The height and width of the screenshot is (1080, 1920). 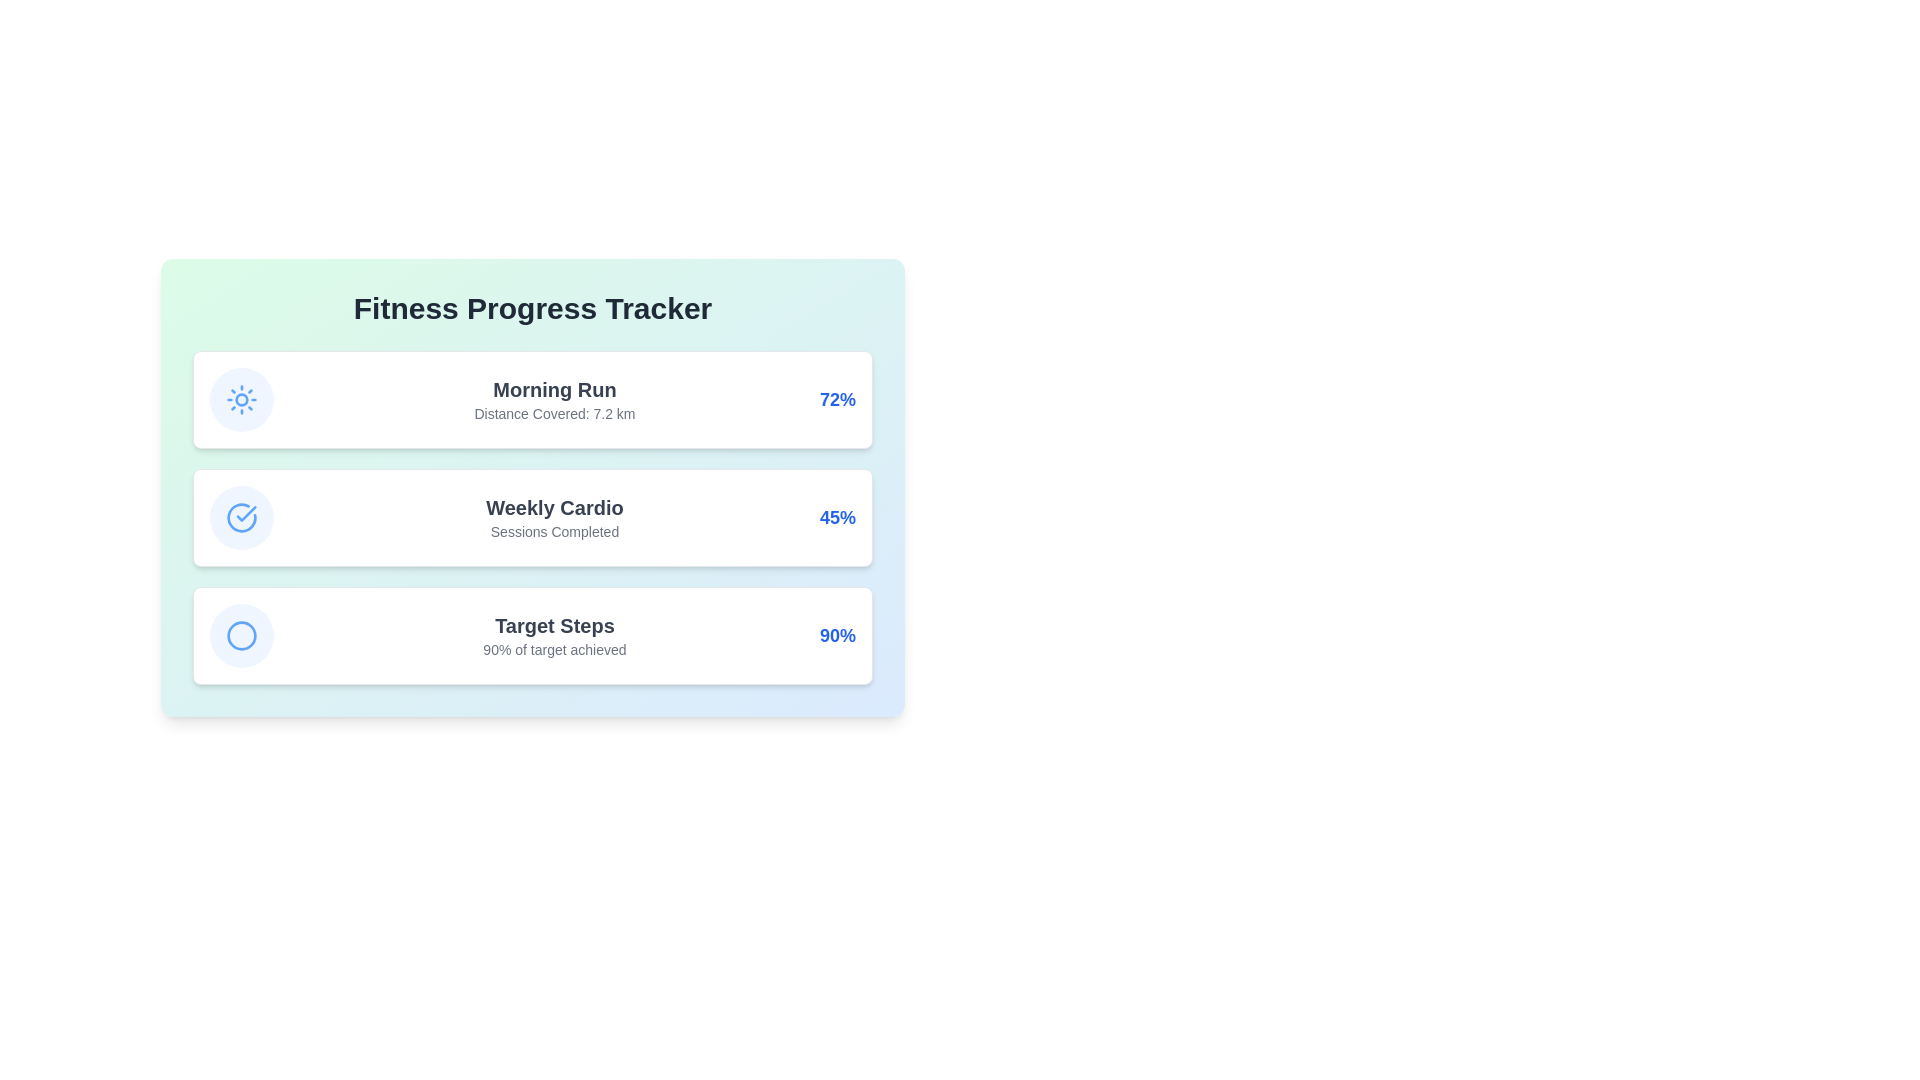 What do you see at coordinates (240, 636) in the screenshot?
I see `the 'Target Steps' icon, which is the third icon in a vertical list at the bottom section of the interface` at bounding box center [240, 636].